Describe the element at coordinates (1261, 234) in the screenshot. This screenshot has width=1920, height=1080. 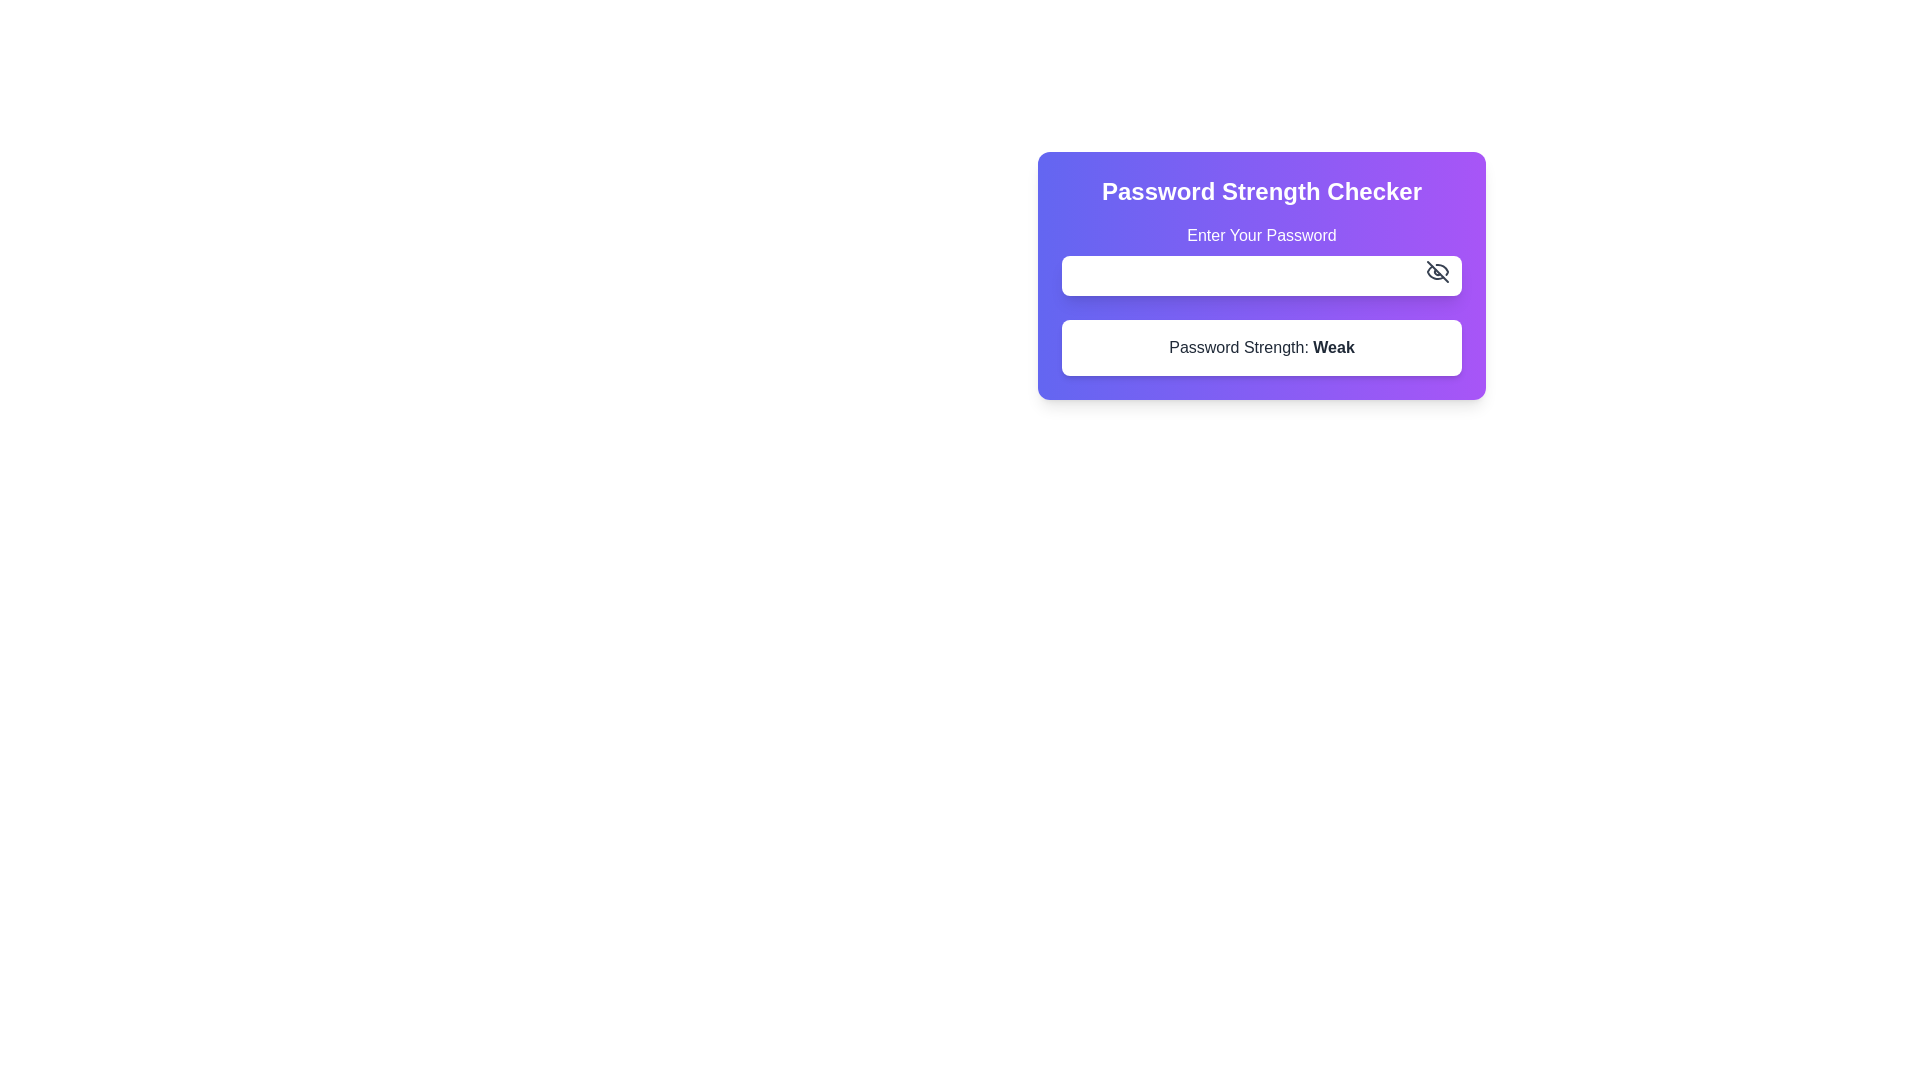
I see `the label that serves as a heading for the password input field, located near the center of the form, above the input field` at that location.